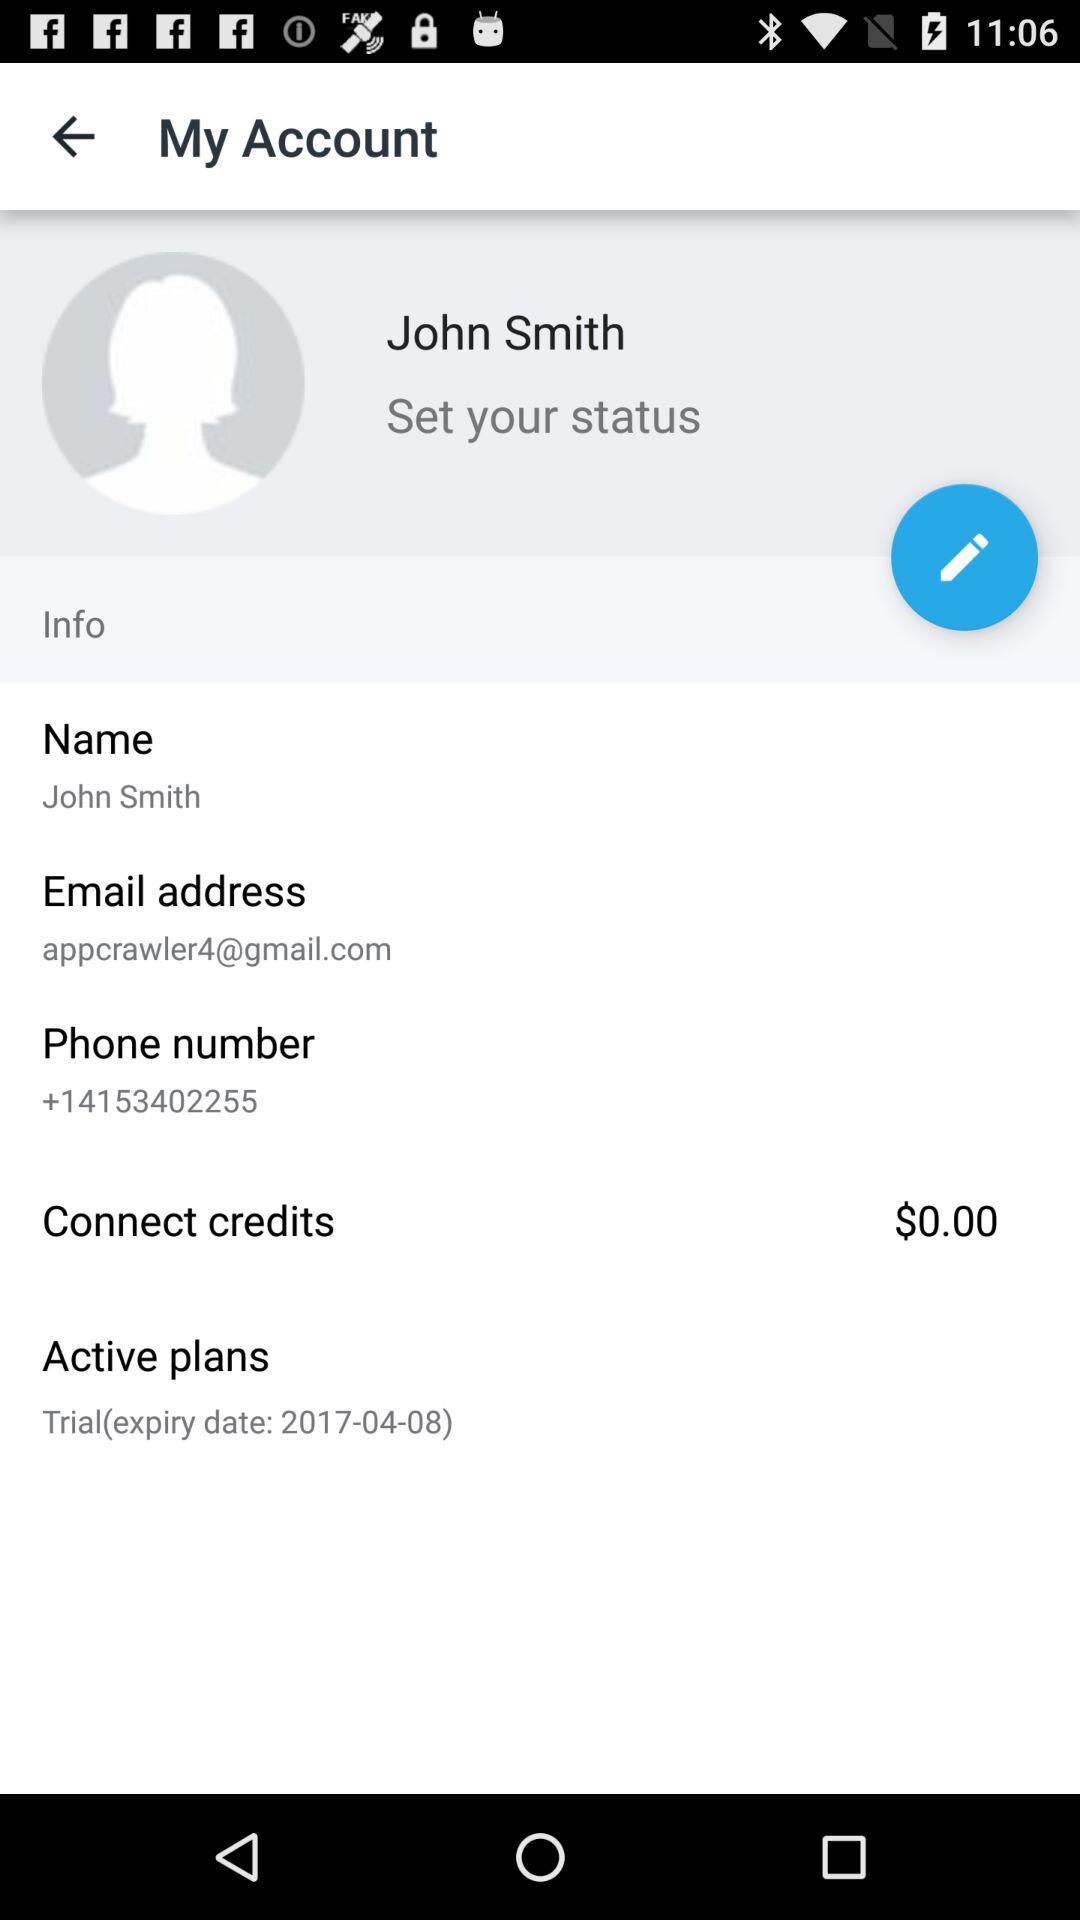 The width and height of the screenshot is (1080, 1920). Describe the element at coordinates (540, 942) in the screenshot. I see `appcrawler4@gmail.com` at that location.